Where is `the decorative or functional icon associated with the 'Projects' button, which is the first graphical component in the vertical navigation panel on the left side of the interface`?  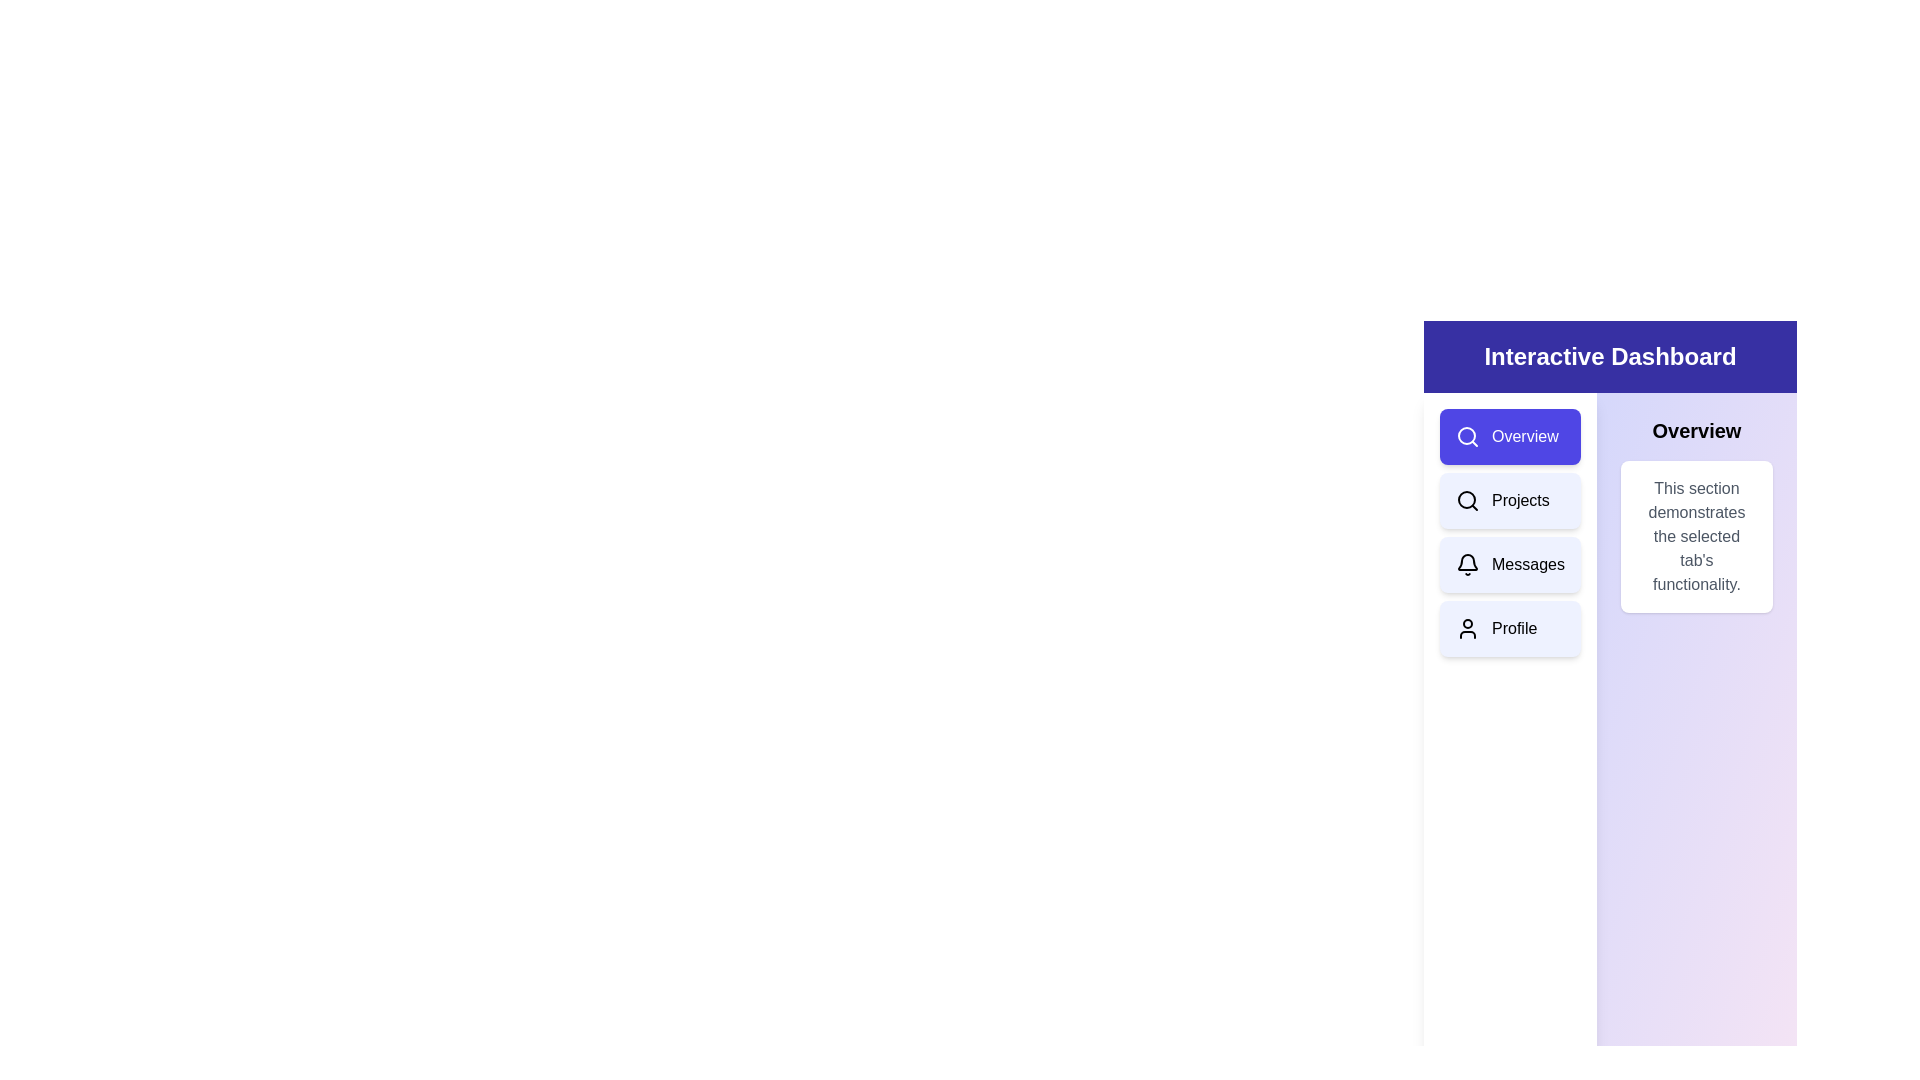
the decorative or functional icon associated with the 'Projects' button, which is the first graphical component in the vertical navigation panel on the left side of the interface is located at coordinates (1468, 500).